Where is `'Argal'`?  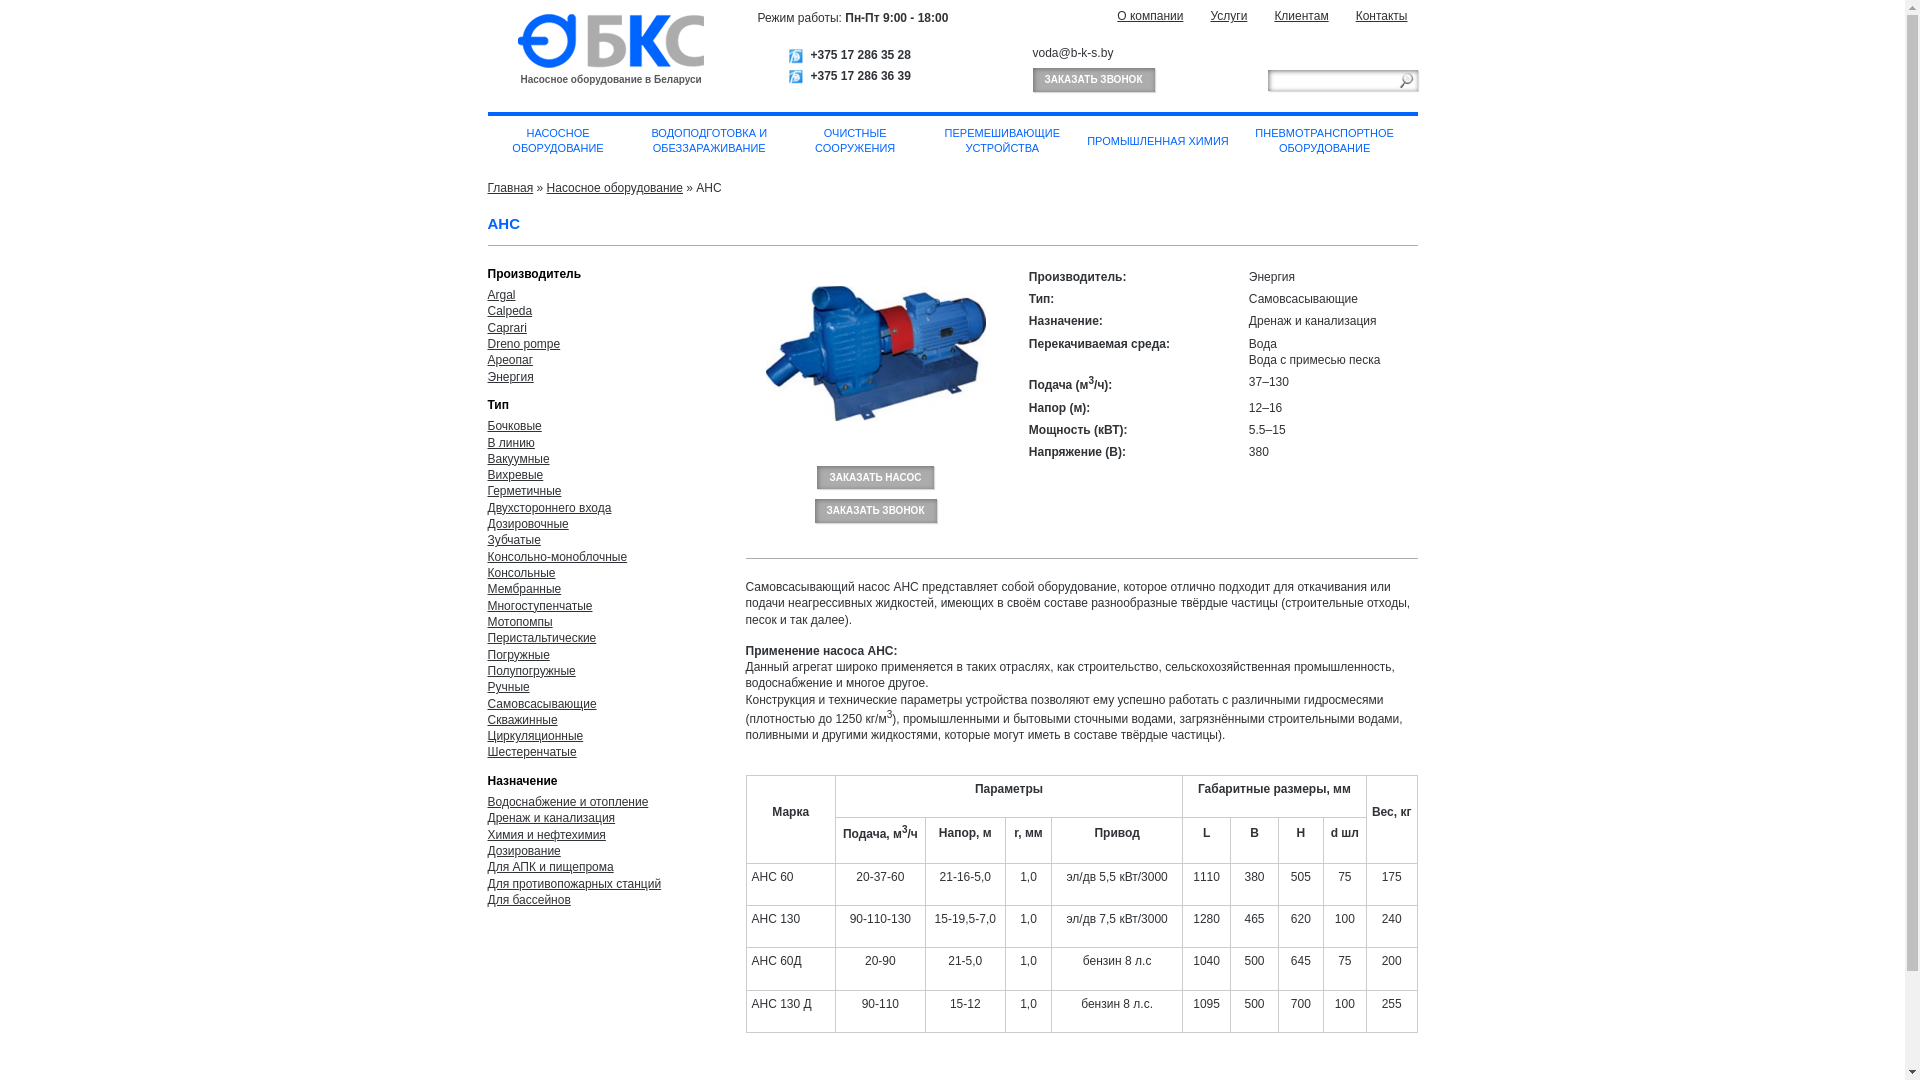
'Argal' is located at coordinates (502, 294).